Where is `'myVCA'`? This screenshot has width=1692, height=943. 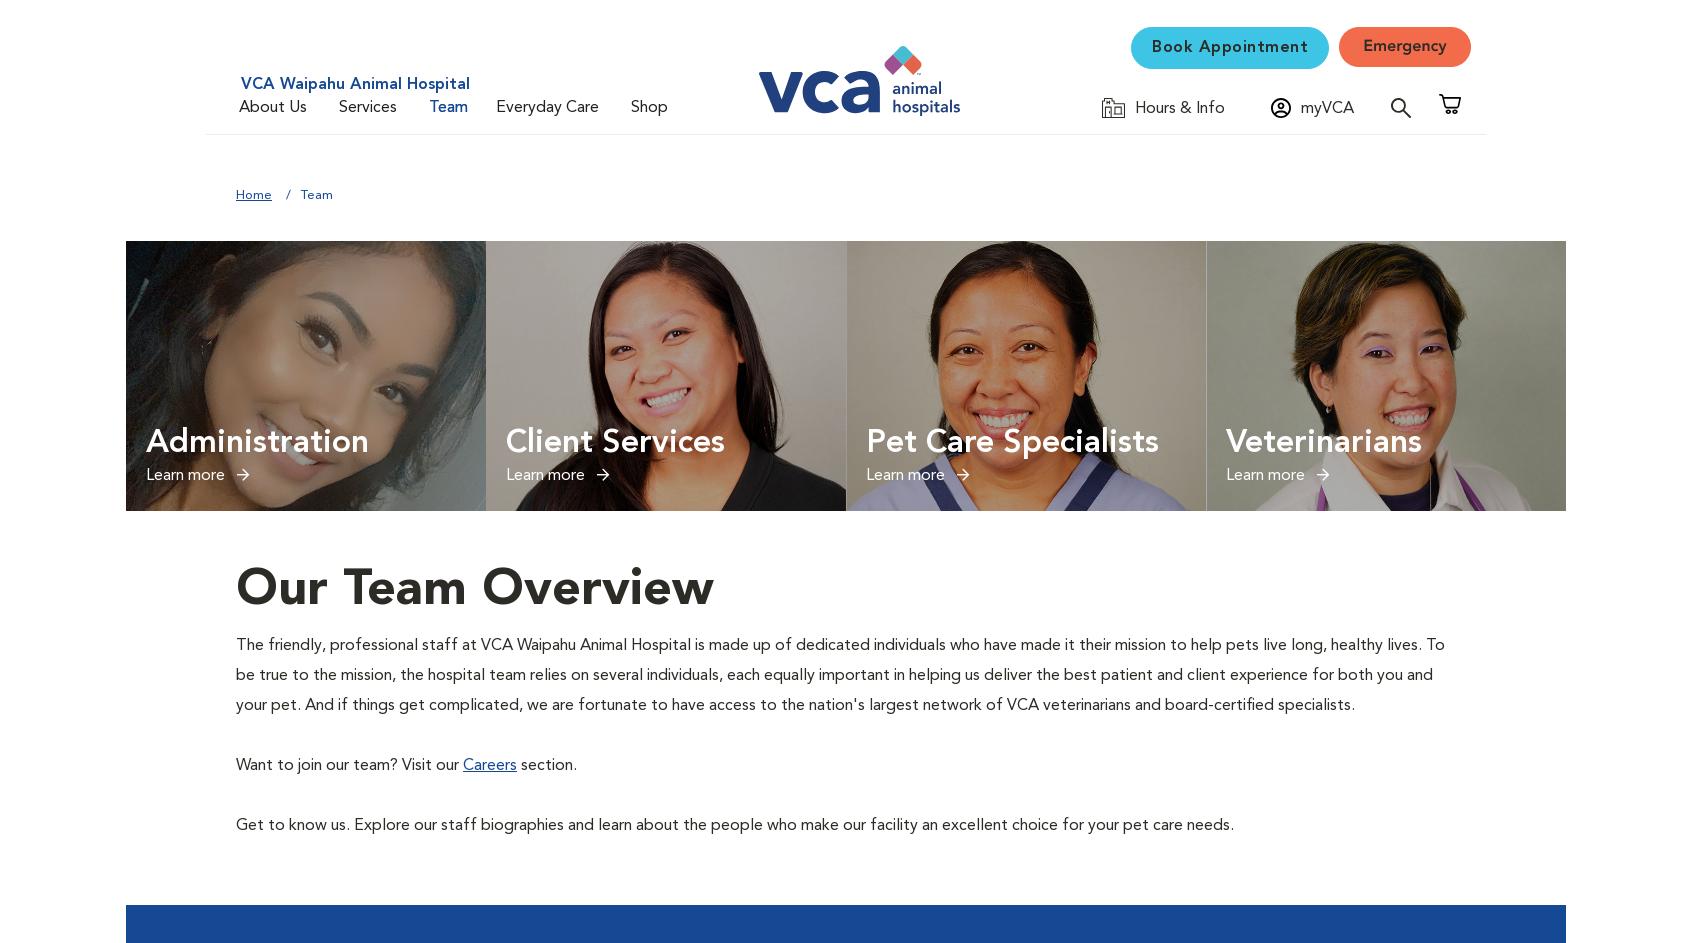 'myVCA' is located at coordinates (1326, 109).